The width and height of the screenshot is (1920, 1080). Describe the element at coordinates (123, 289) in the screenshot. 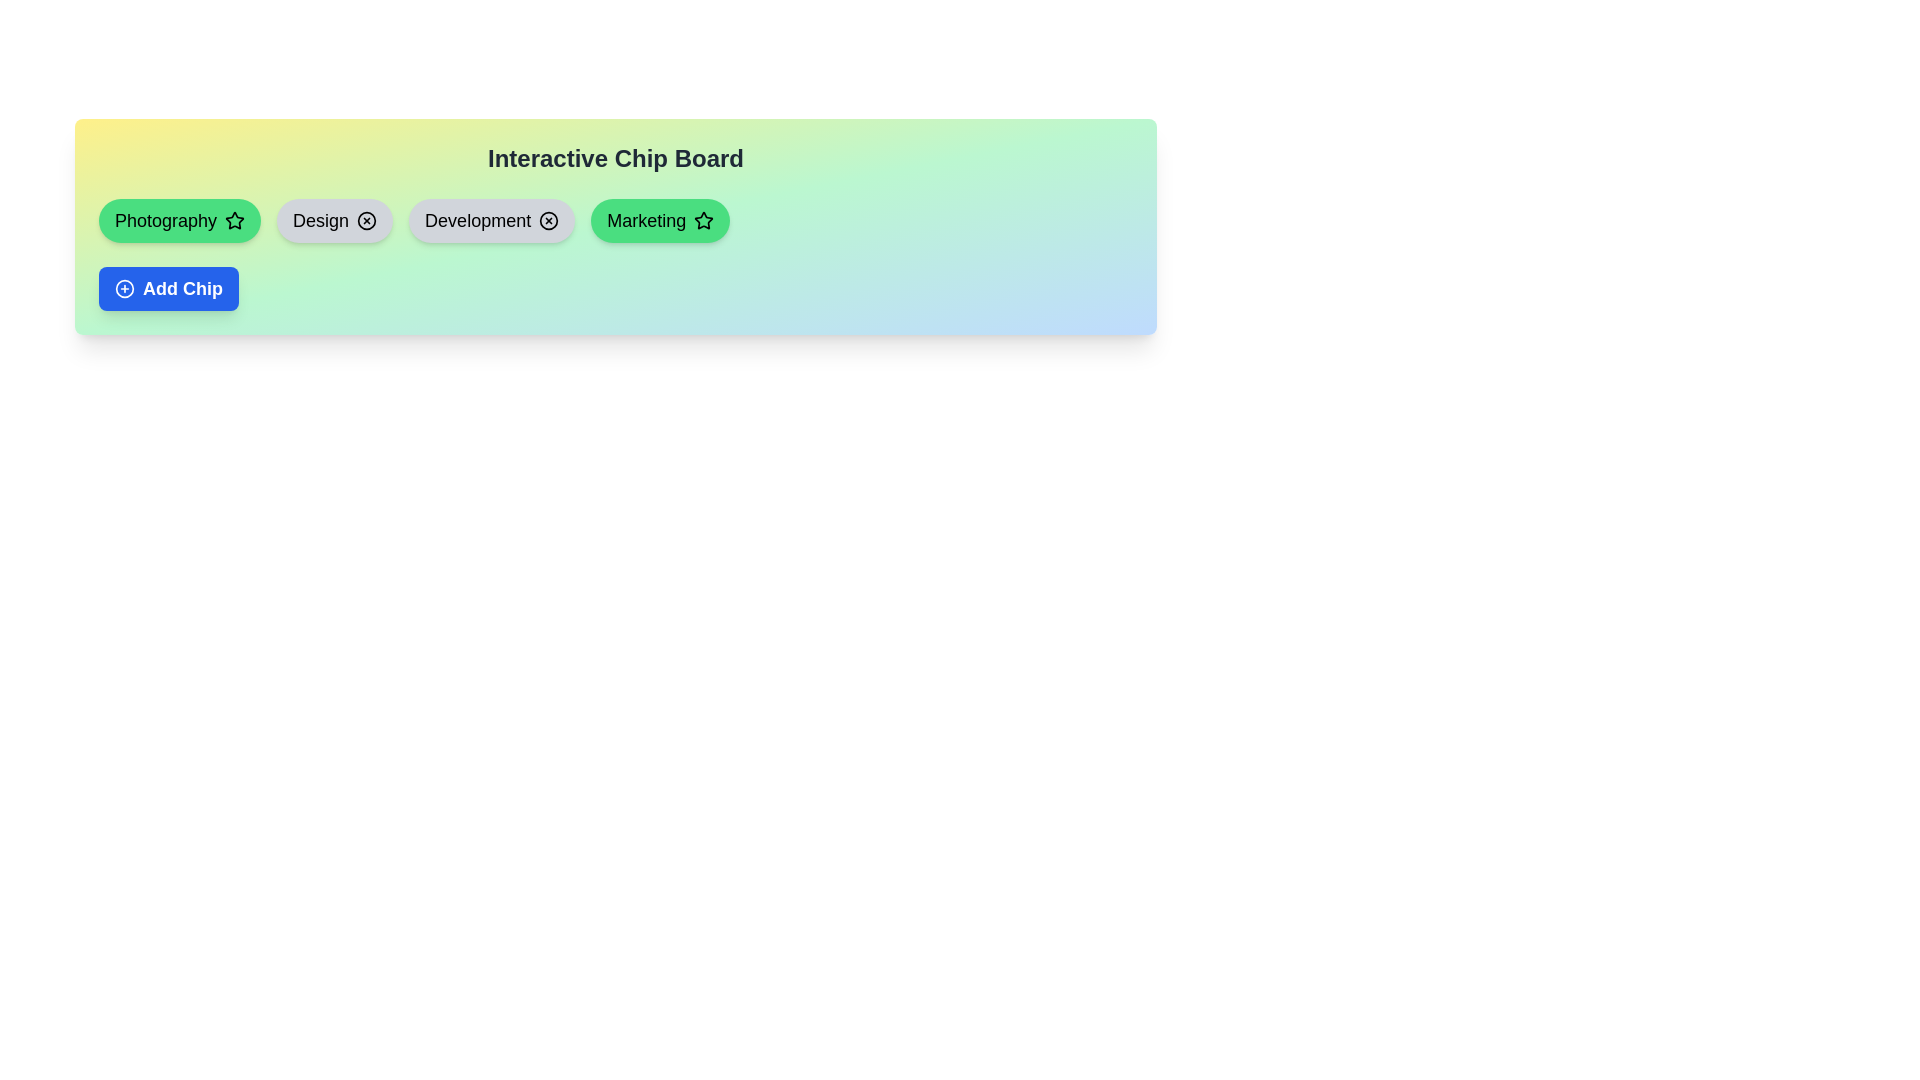

I see `the circular vector graphic with a blue border located on the left side of the 'Add Chip' button at the bottom-left of the grouped set of chips and buttons` at that location.